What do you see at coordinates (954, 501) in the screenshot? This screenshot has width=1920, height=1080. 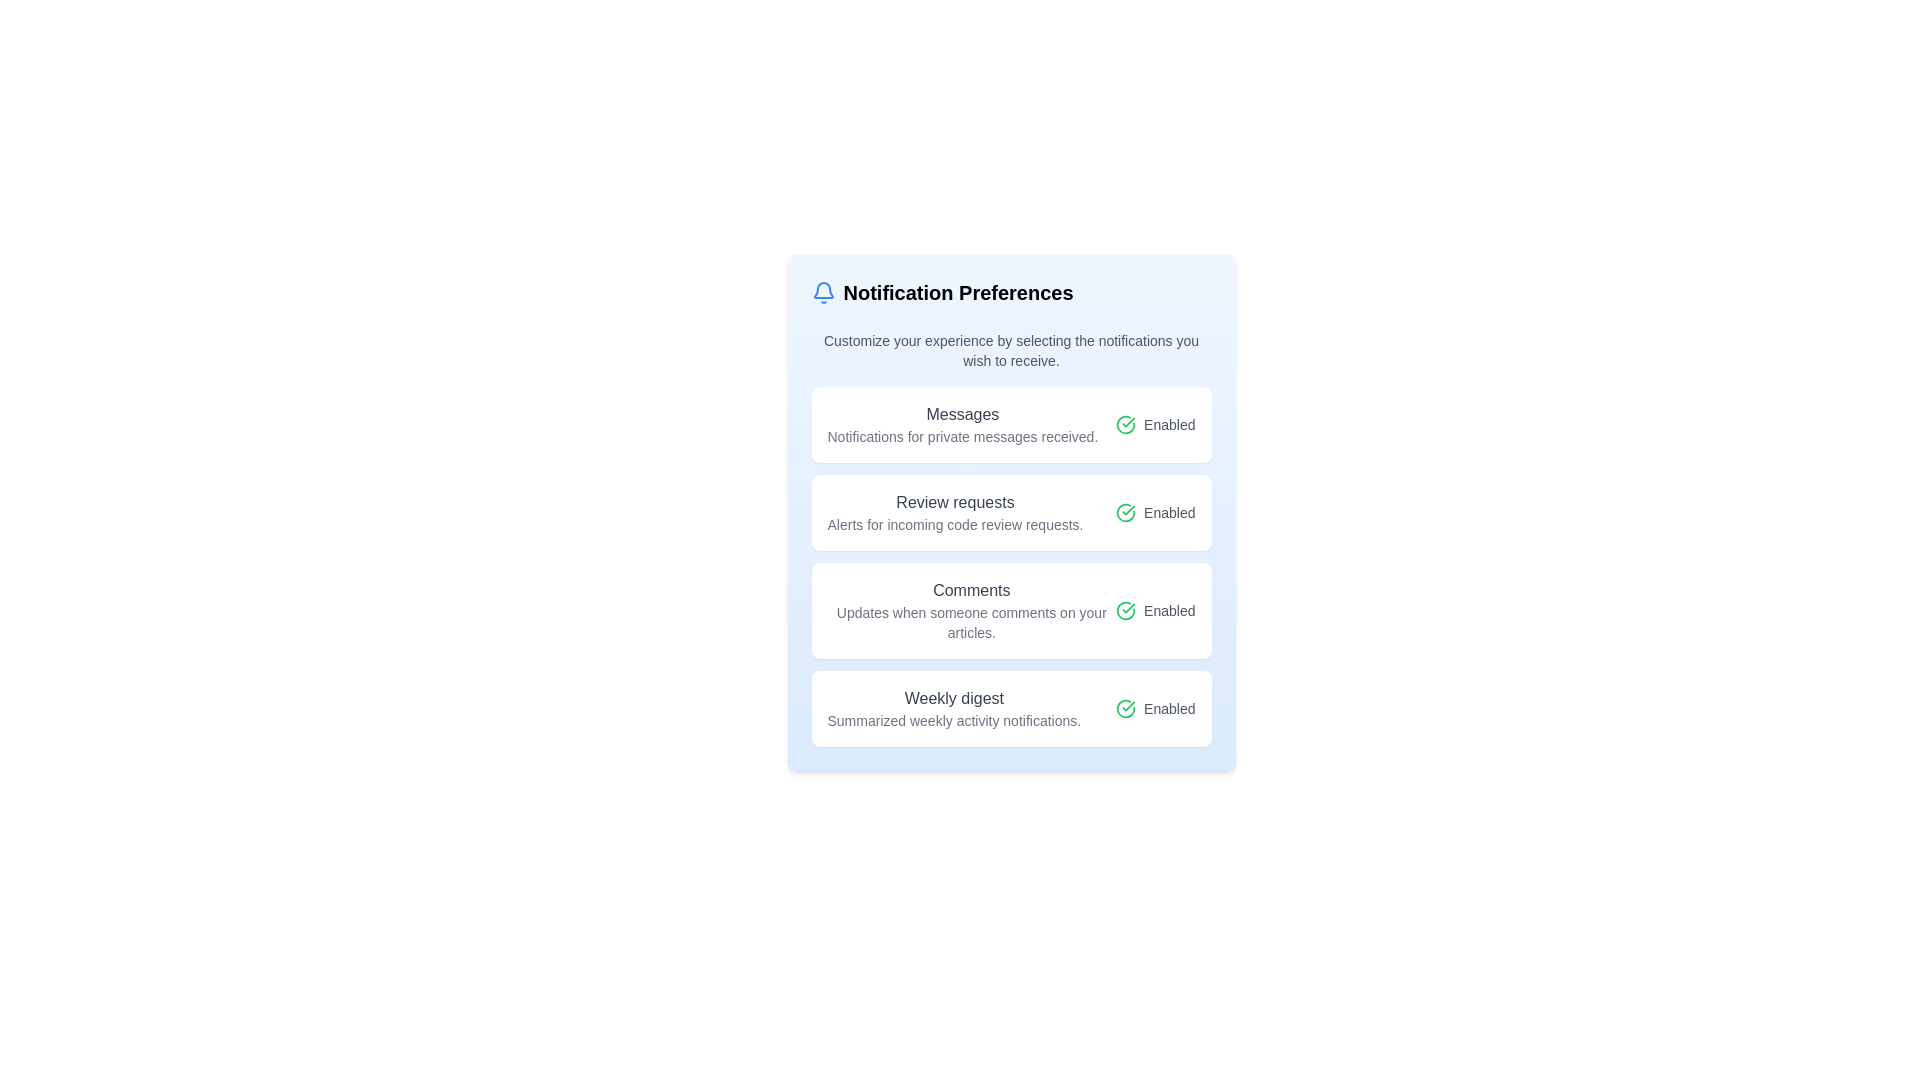 I see `the text label that reads 'Review requests', which is styled in gray (#707070) and is located in the notification settings interface, specifically in the second notification module below 'Messages'` at bounding box center [954, 501].